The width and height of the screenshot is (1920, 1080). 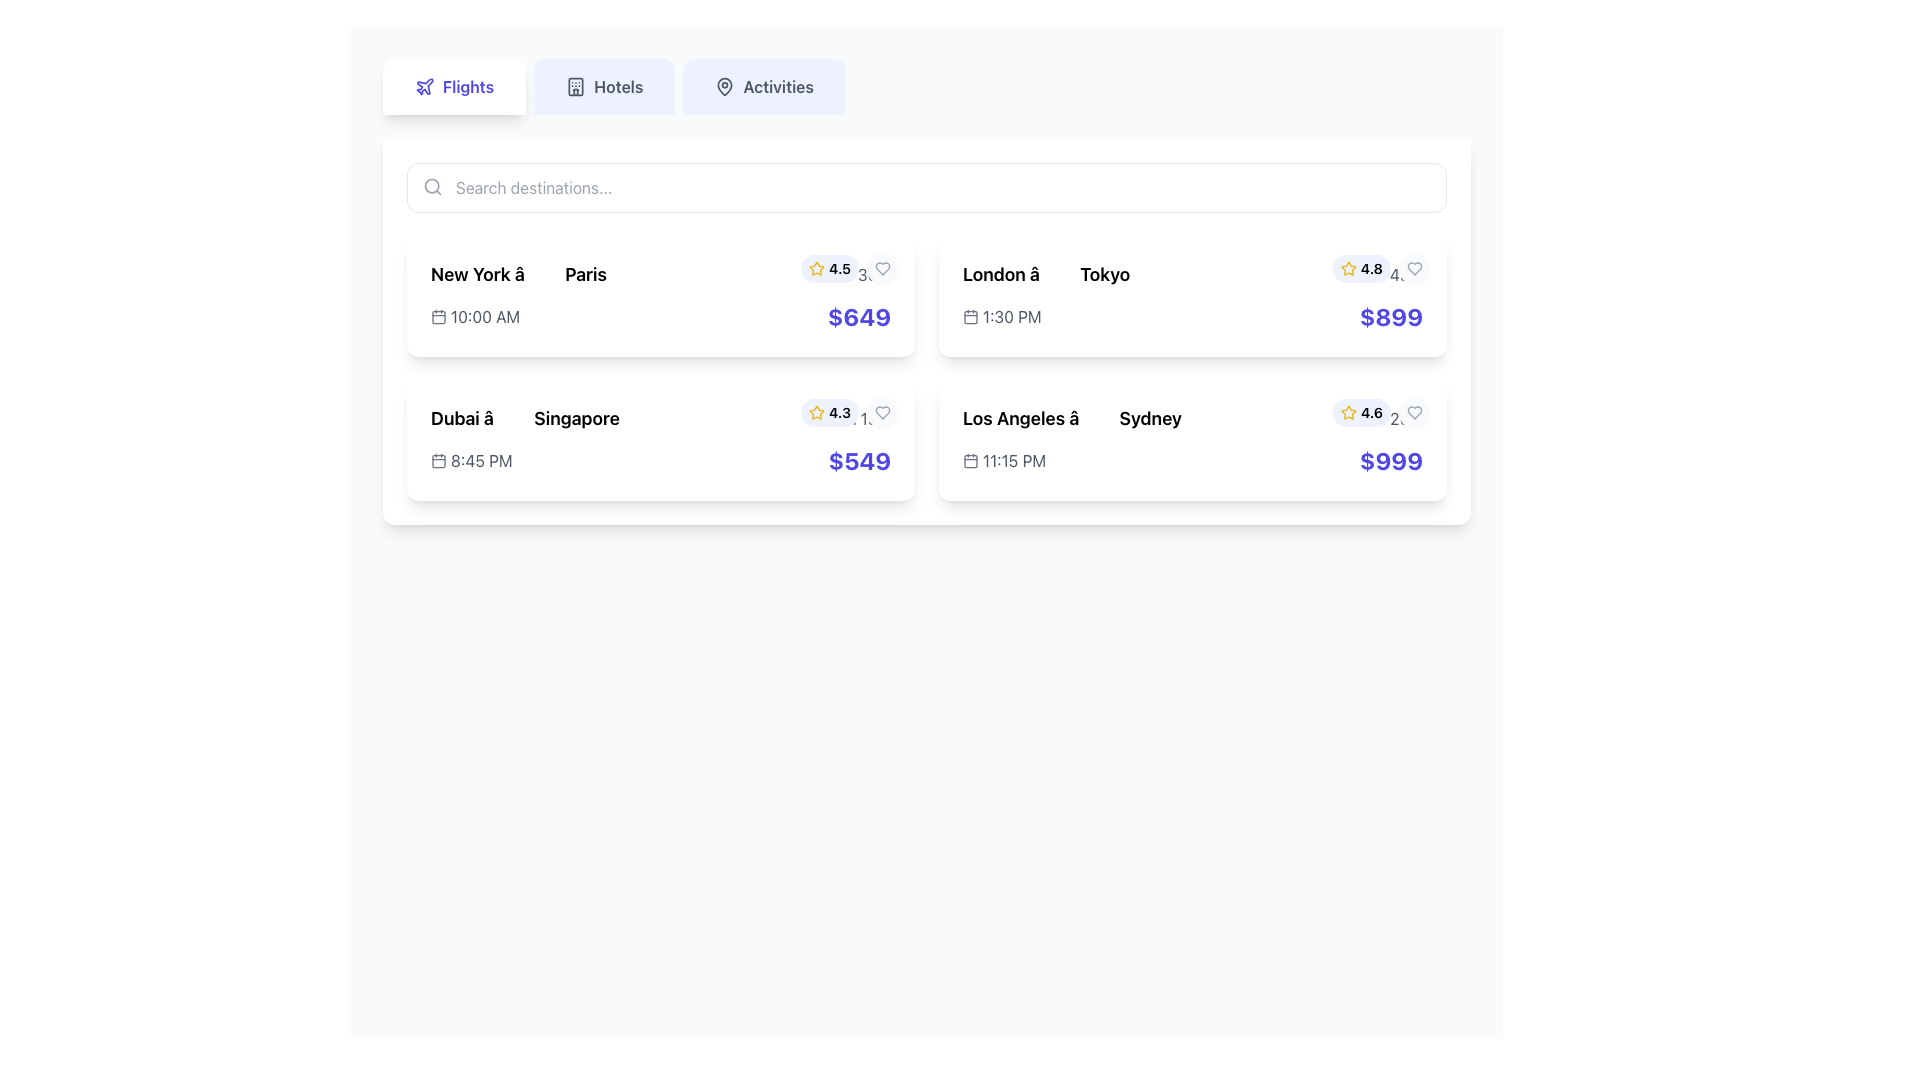 What do you see at coordinates (1381, 411) in the screenshot?
I see `the light blue rounded capsule containing the star icon and the text '4.6' in bold, located at the top-right corner of the white card displaying flight details for Los Angeles to Sydney` at bounding box center [1381, 411].